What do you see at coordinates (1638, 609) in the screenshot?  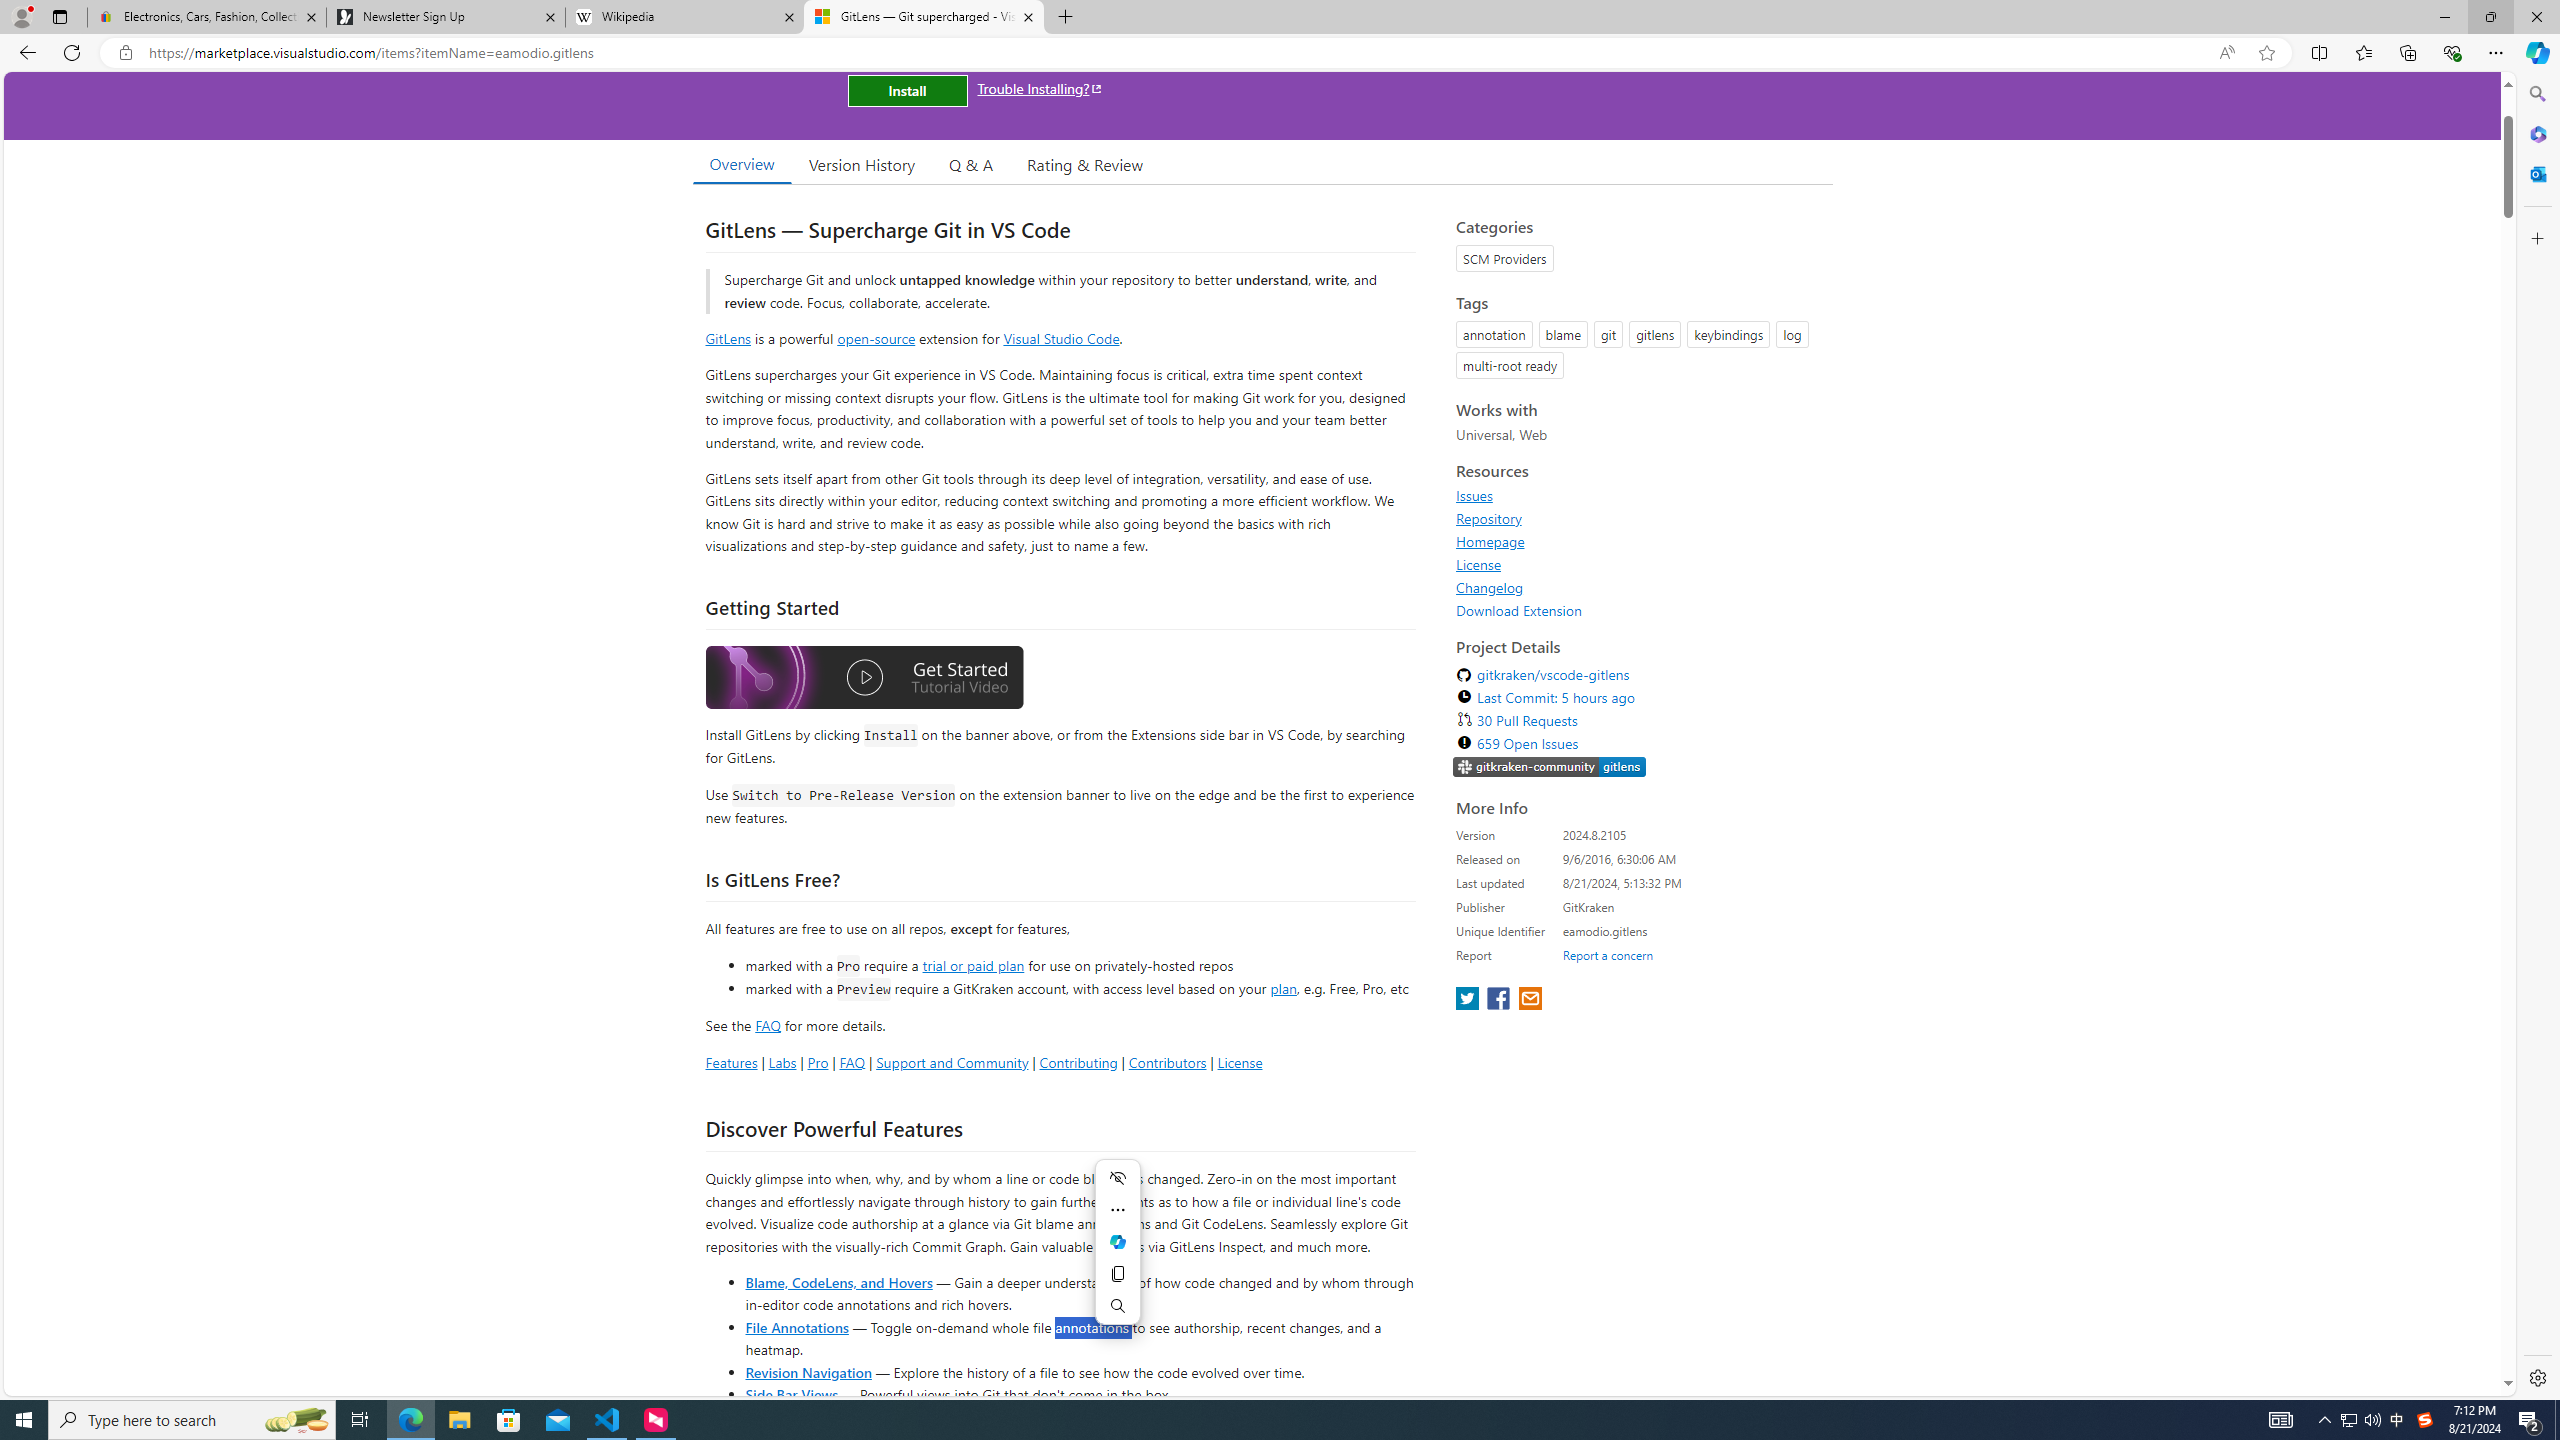 I see `'Download Extension'` at bounding box center [1638, 609].